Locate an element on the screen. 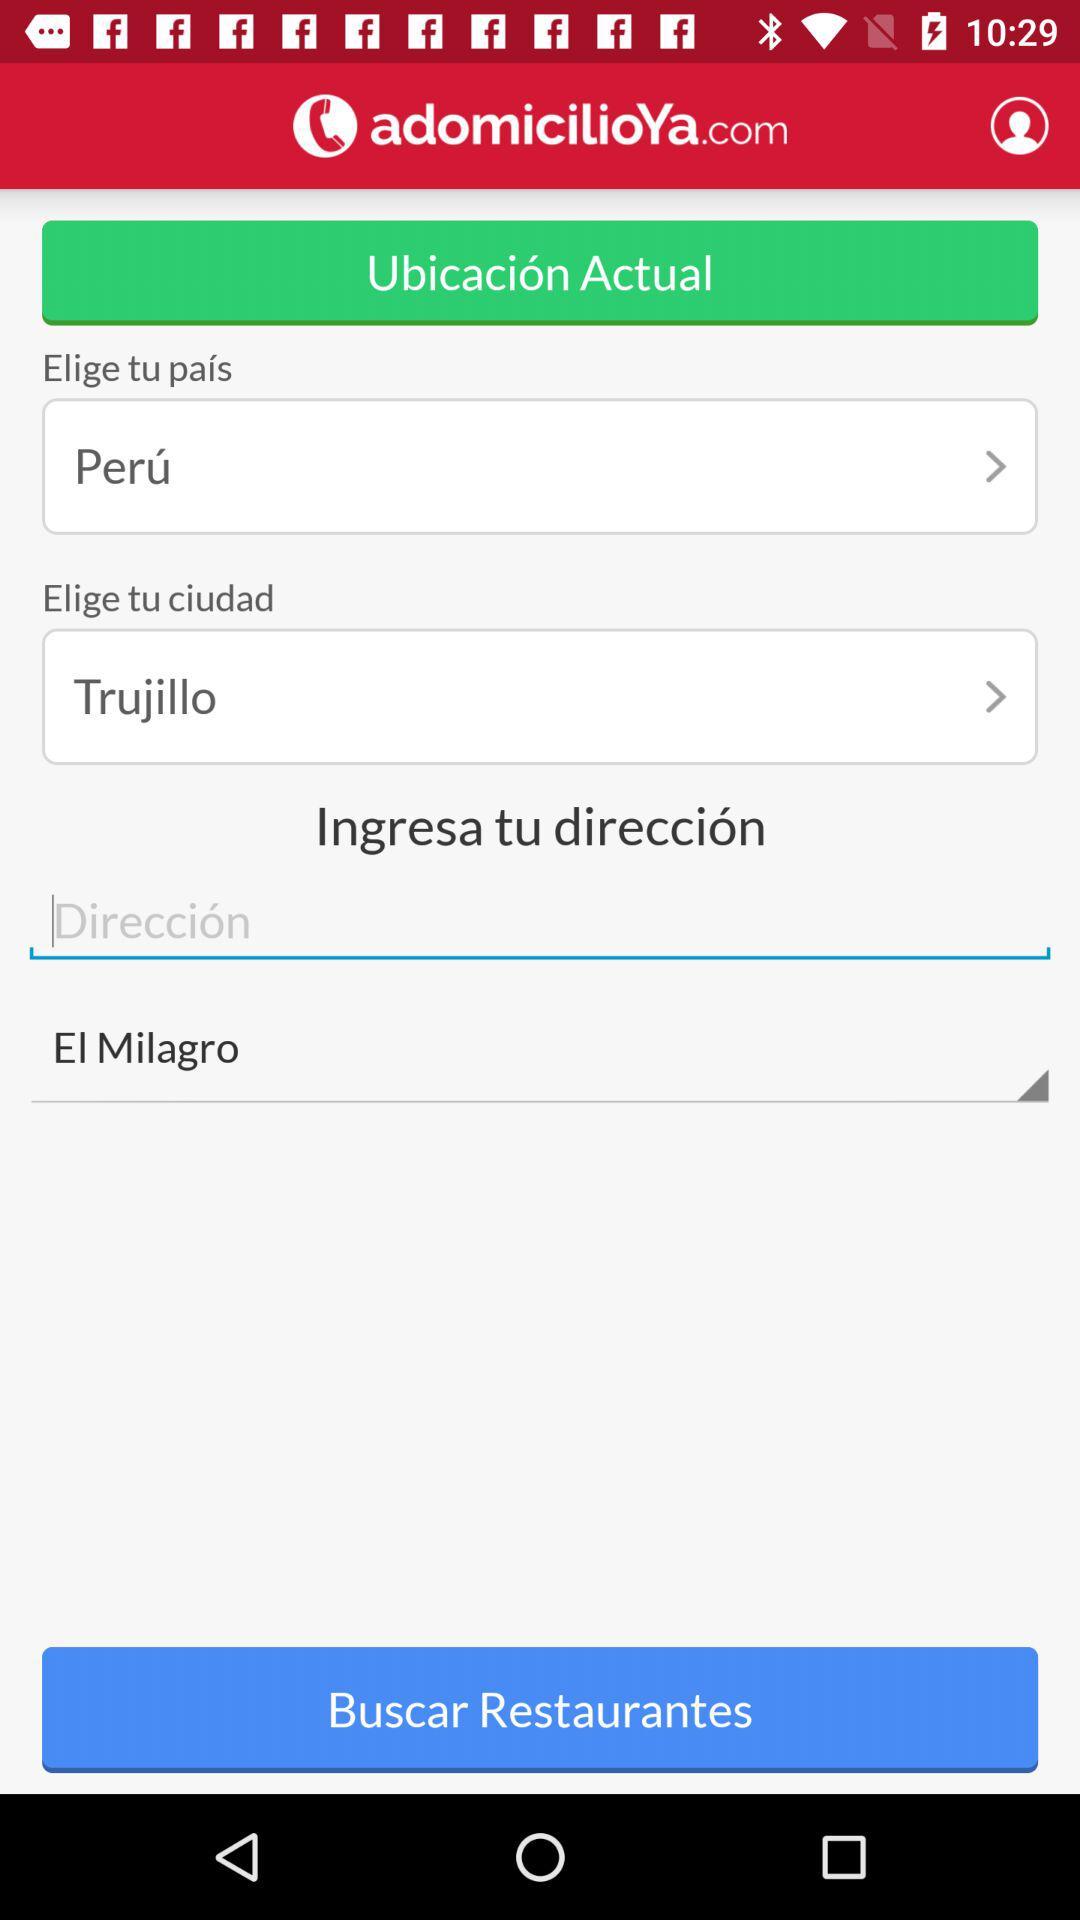  takes you to your profile is located at coordinates (1019, 124).